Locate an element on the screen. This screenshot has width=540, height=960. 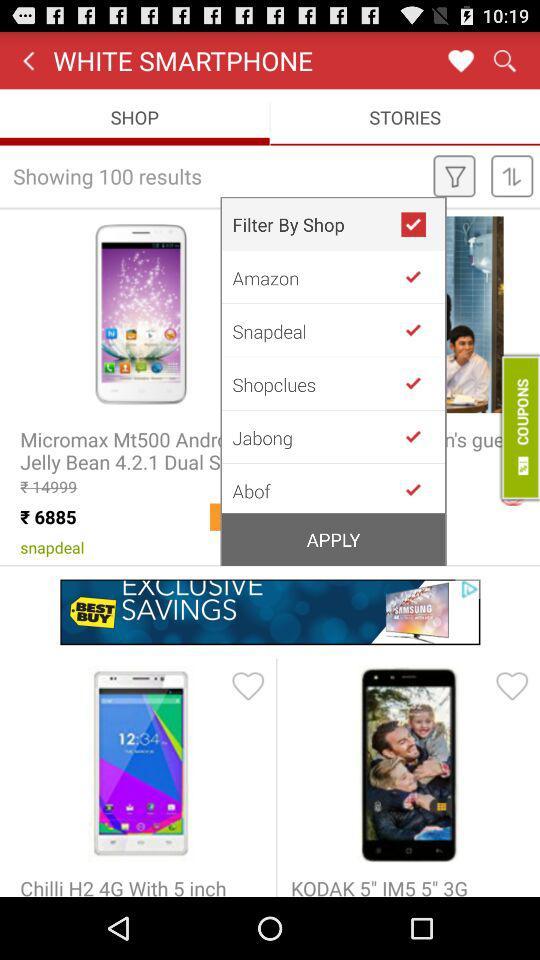
go back is located at coordinates (420, 382).